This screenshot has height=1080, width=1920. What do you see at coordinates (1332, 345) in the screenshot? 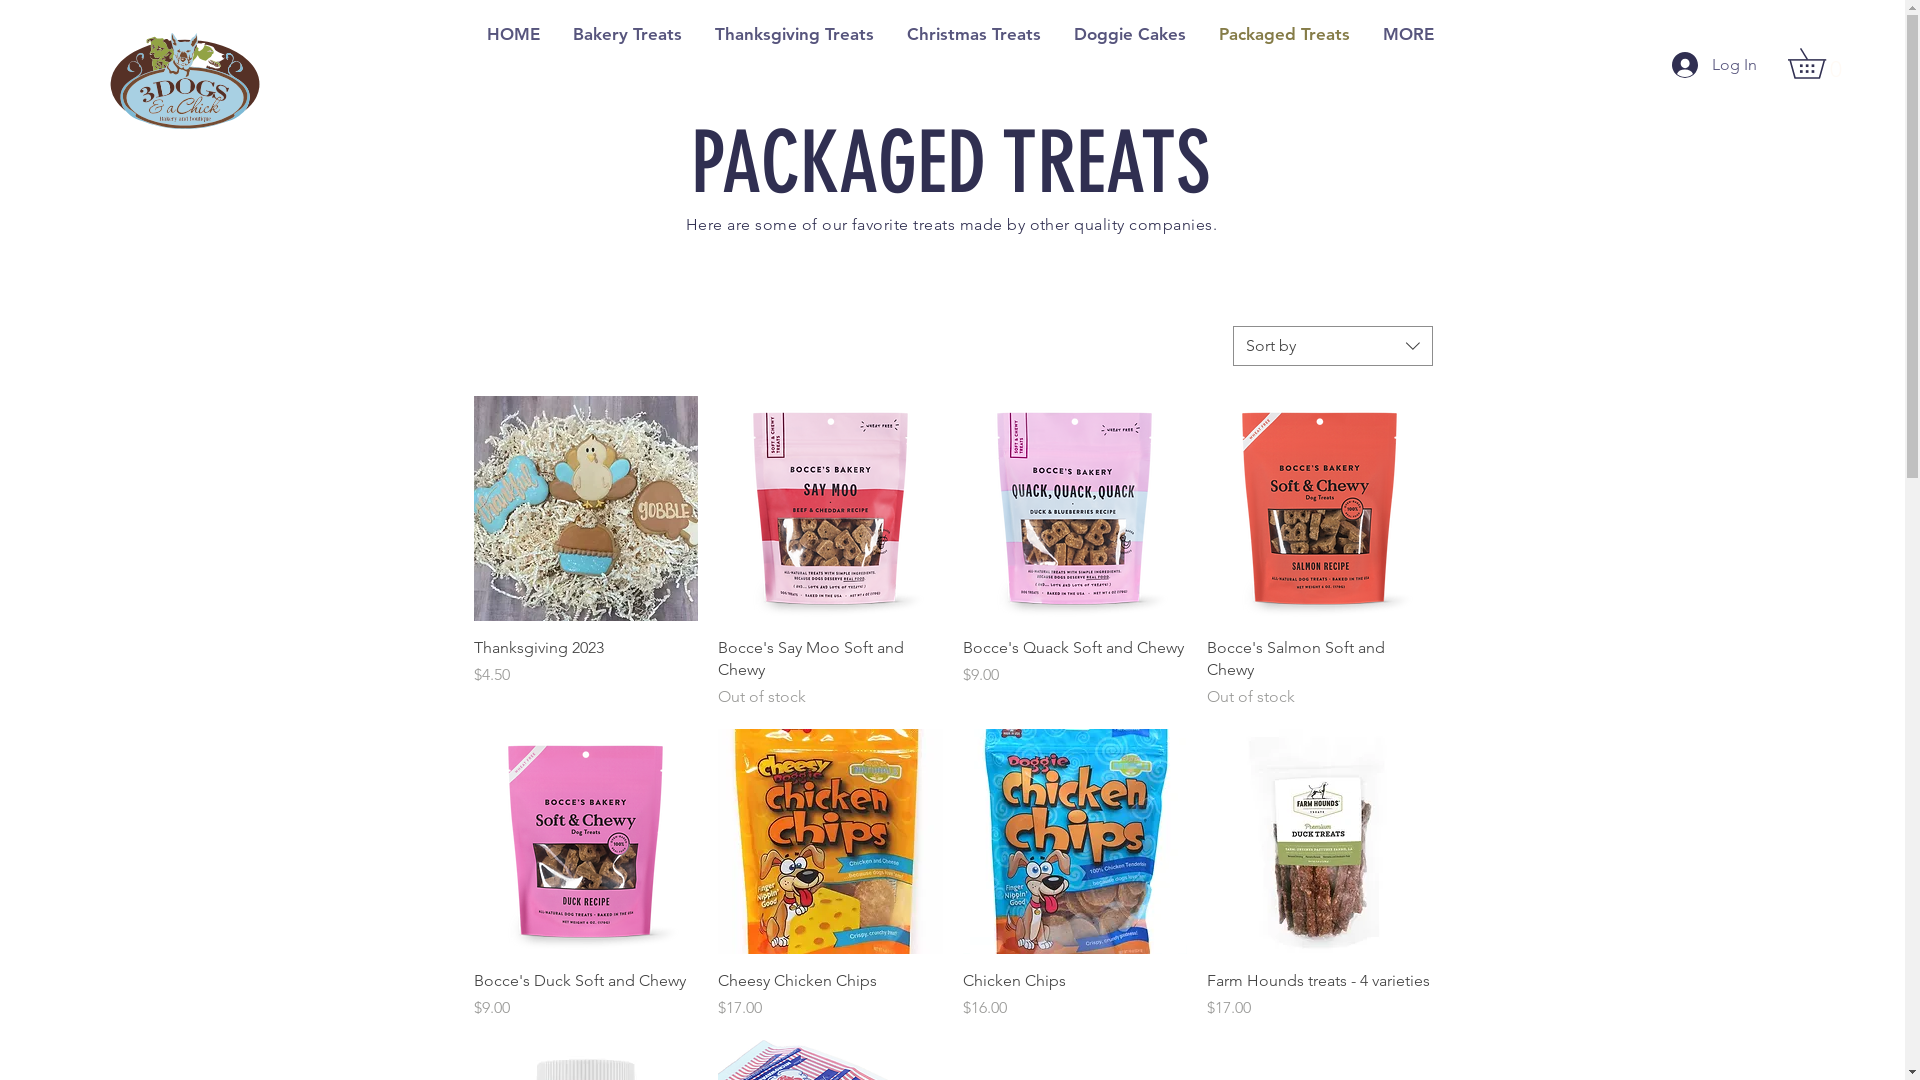
I see `'Sort by'` at bounding box center [1332, 345].